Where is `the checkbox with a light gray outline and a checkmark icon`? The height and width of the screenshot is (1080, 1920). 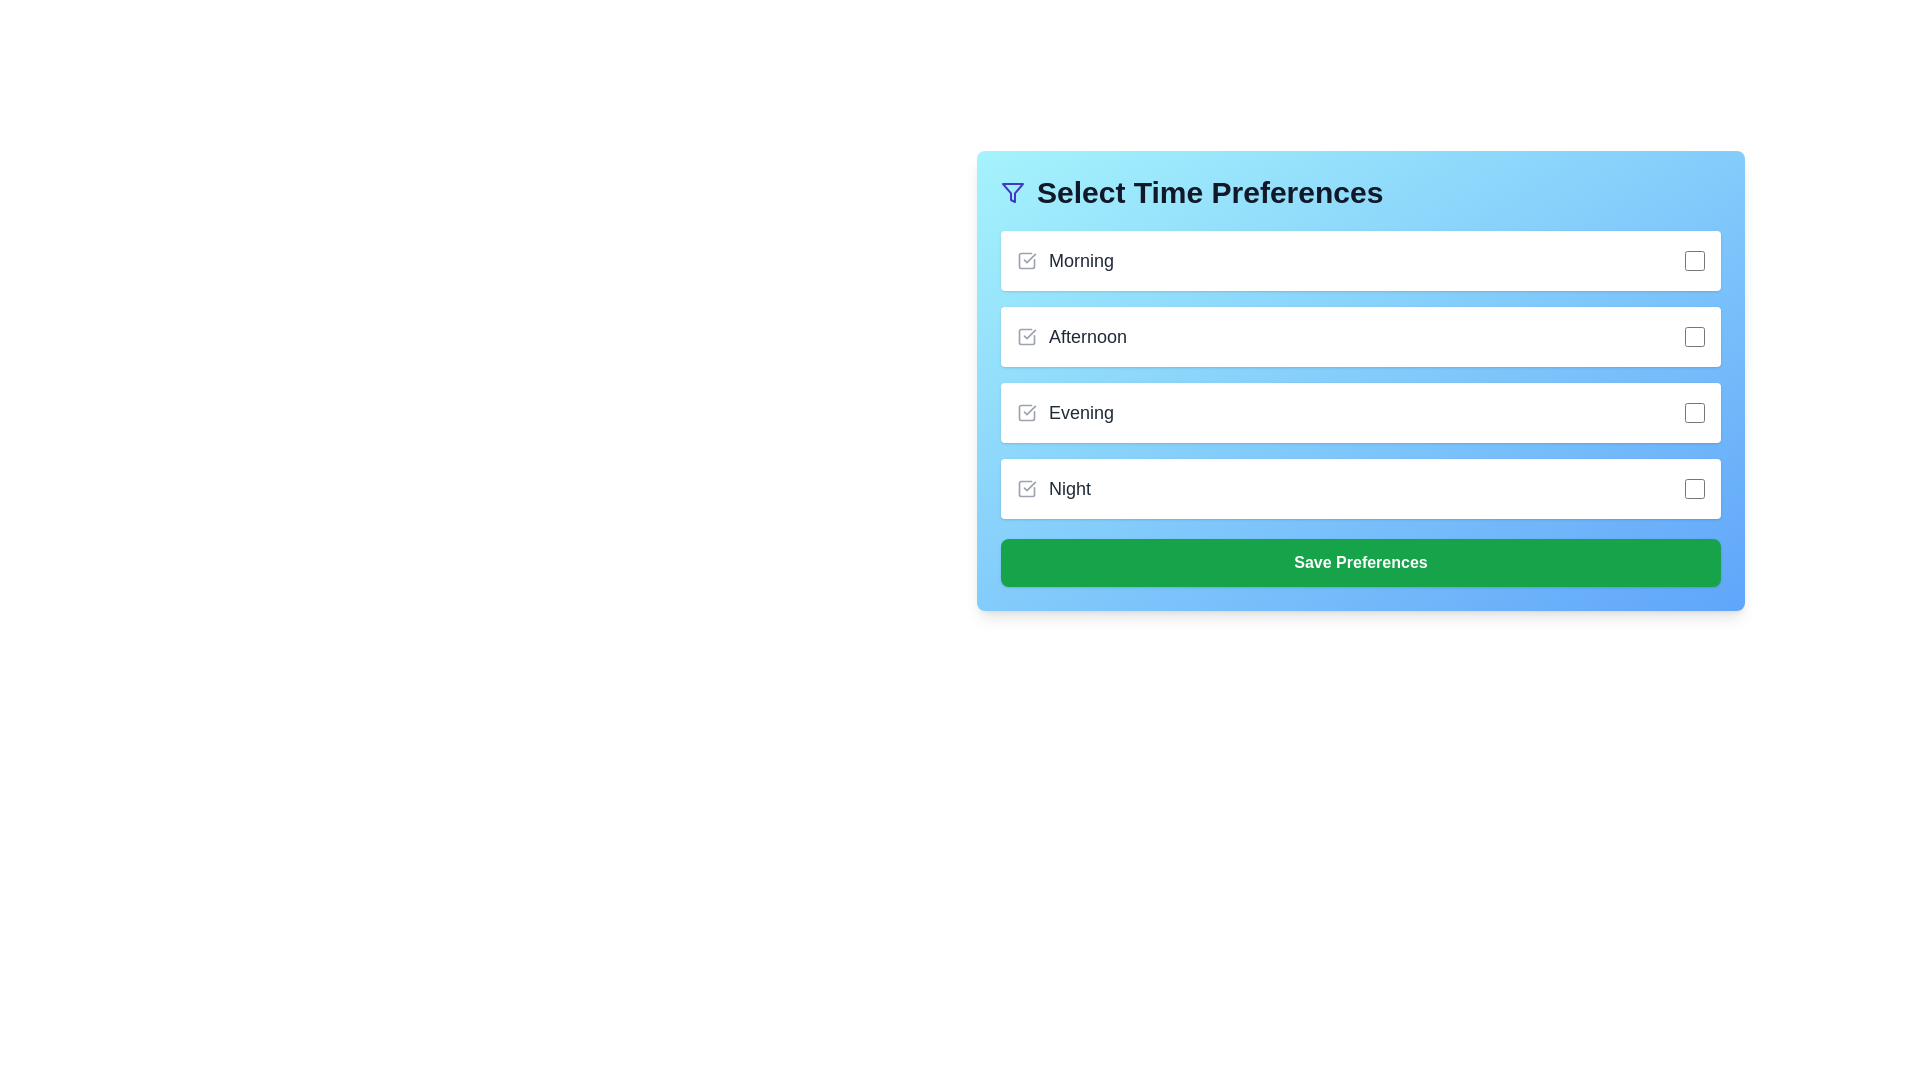
the checkbox with a light gray outline and a checkmark icon is located at coordinates (1027, 489).